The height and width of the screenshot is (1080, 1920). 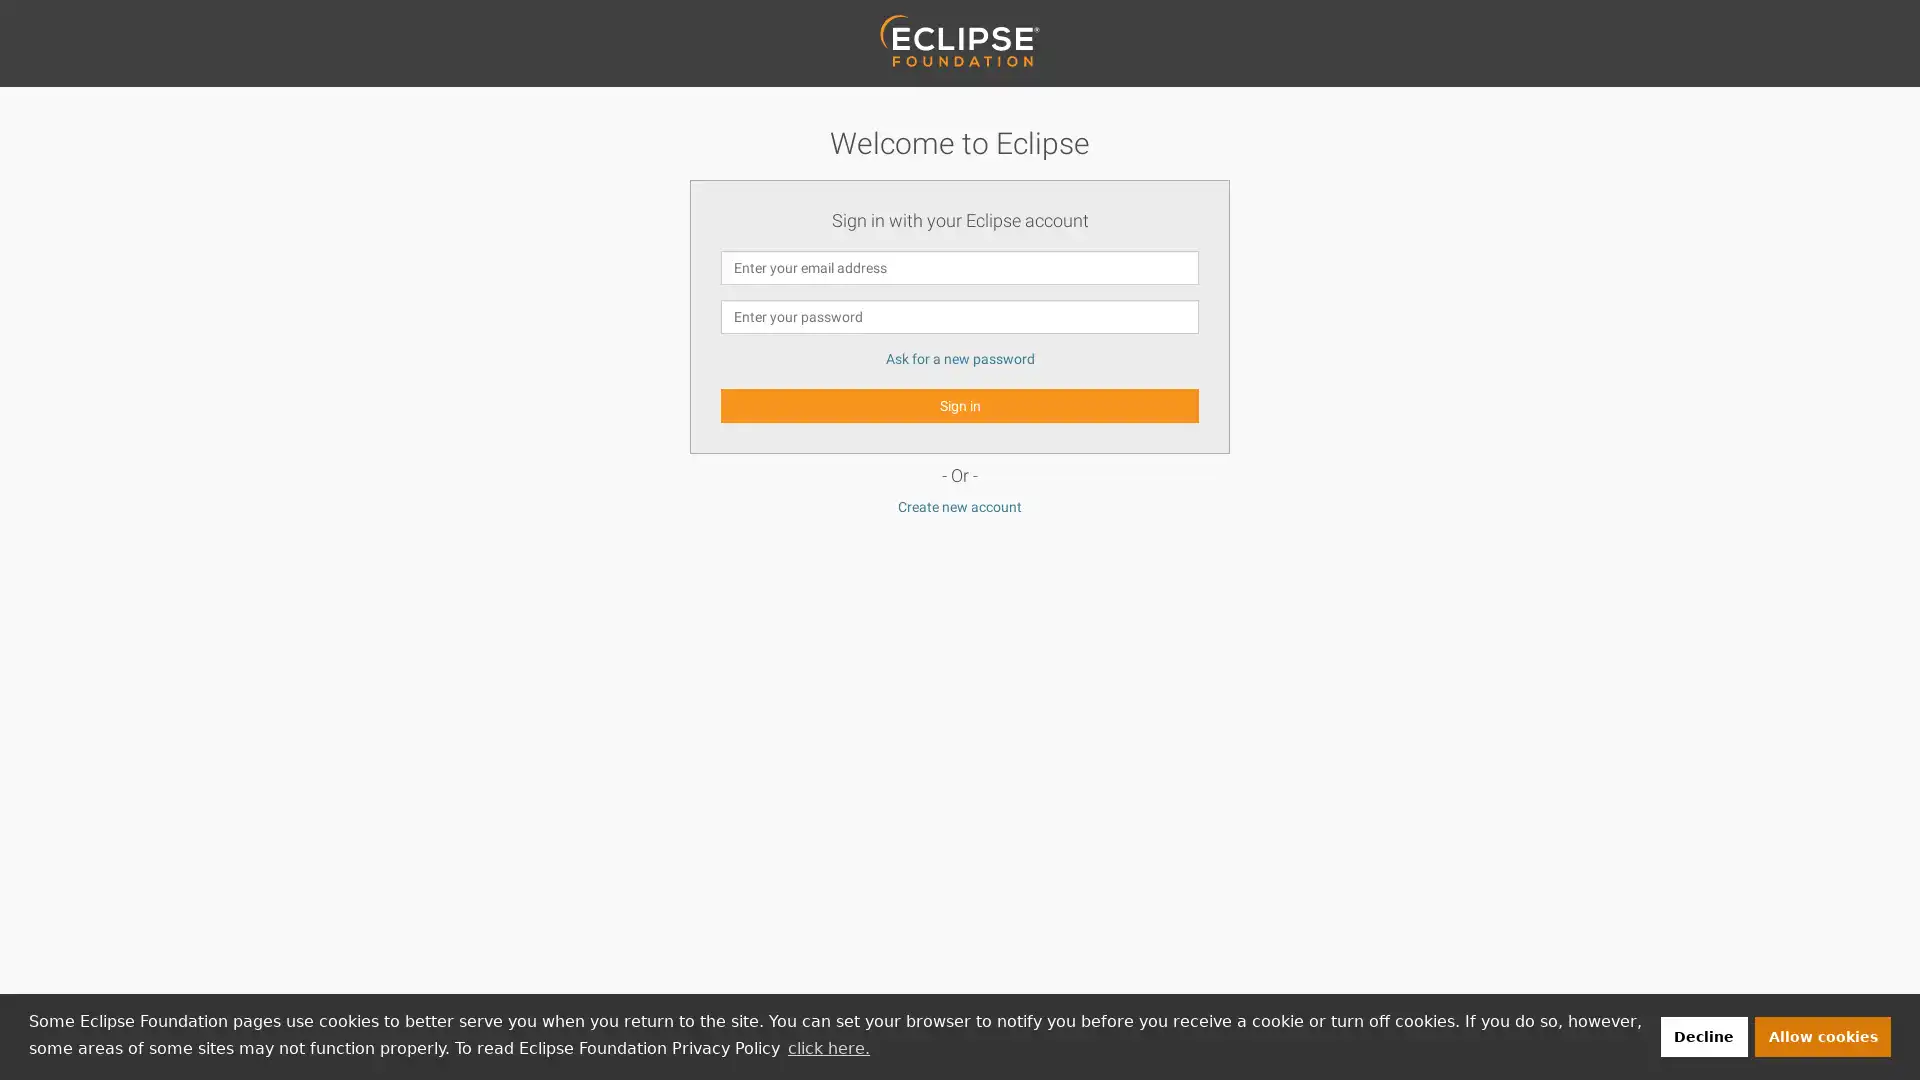 I want to click on deny cookies, so click(x=1702, y=1035).